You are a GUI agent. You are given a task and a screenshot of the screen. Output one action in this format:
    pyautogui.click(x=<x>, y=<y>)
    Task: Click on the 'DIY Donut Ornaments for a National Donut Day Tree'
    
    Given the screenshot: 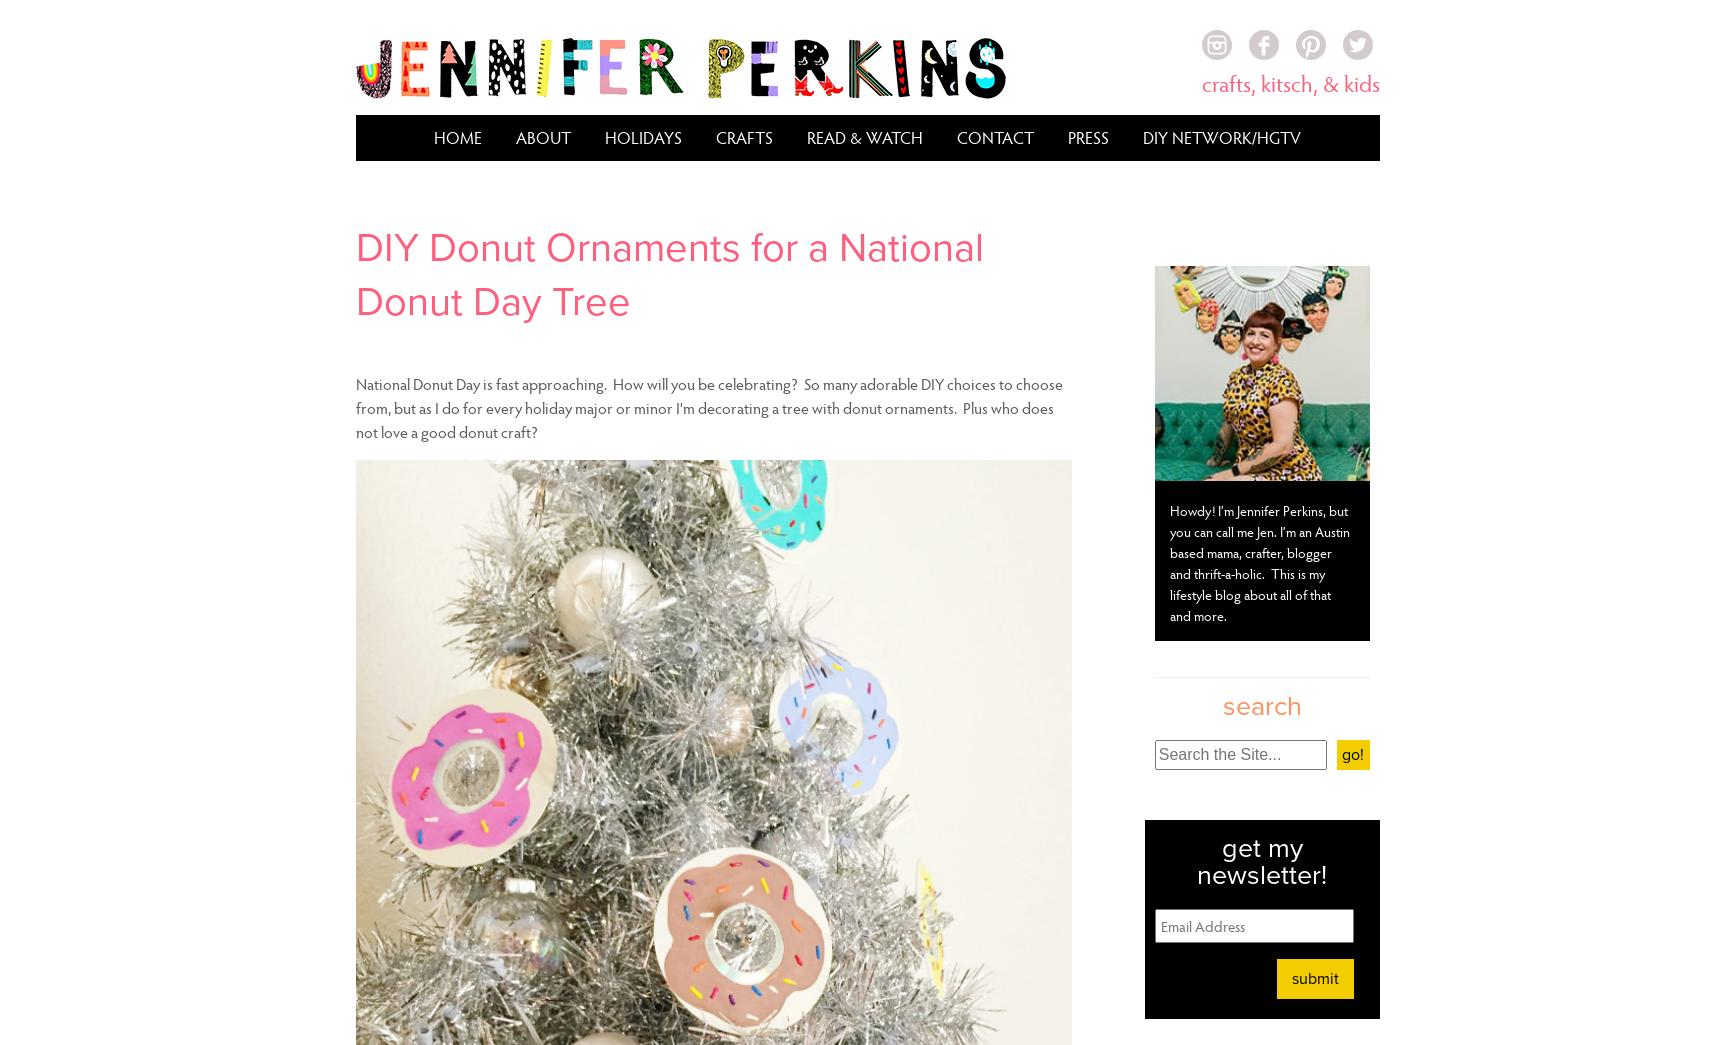 What is the action you would take?
    pyautogui.click(x=669, y=273)
    